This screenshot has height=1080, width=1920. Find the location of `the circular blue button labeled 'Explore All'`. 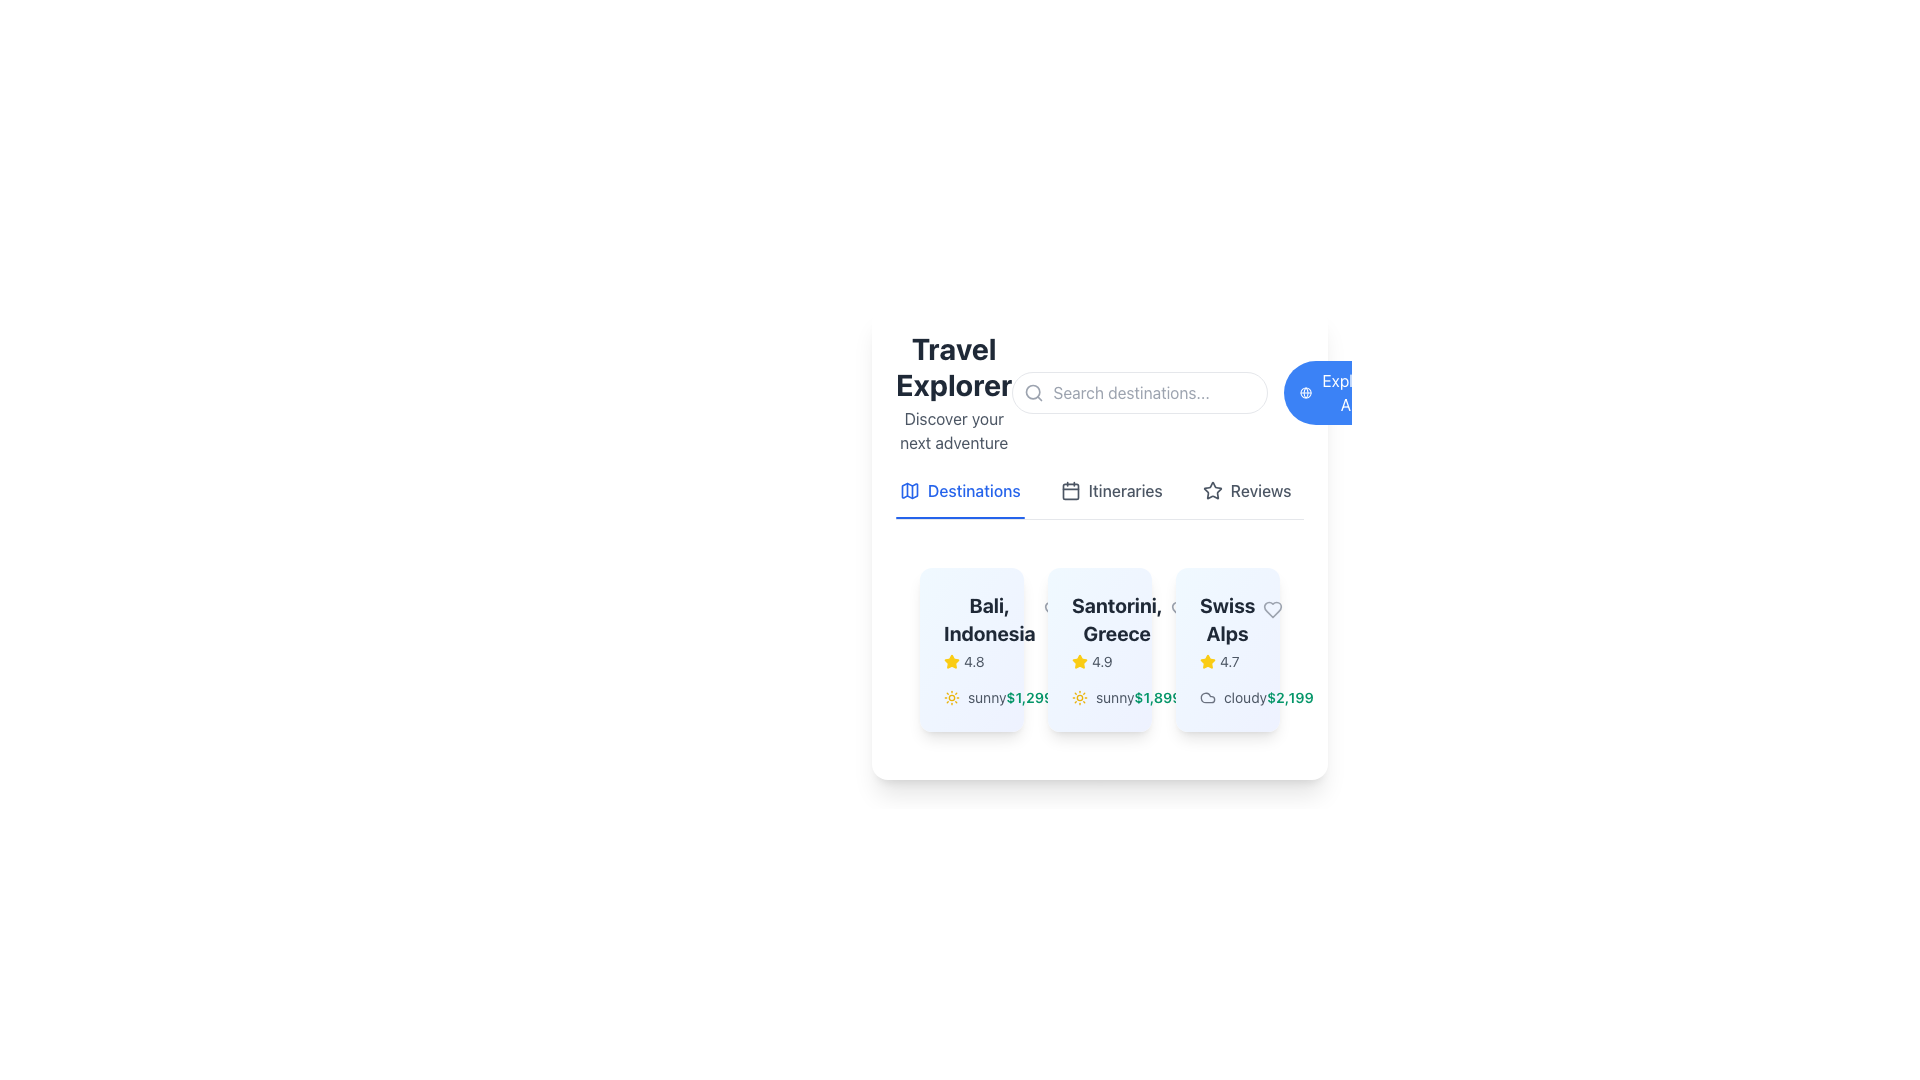

the circular blue button labeled 'Explore All' is located at coordinates (1202, 393).